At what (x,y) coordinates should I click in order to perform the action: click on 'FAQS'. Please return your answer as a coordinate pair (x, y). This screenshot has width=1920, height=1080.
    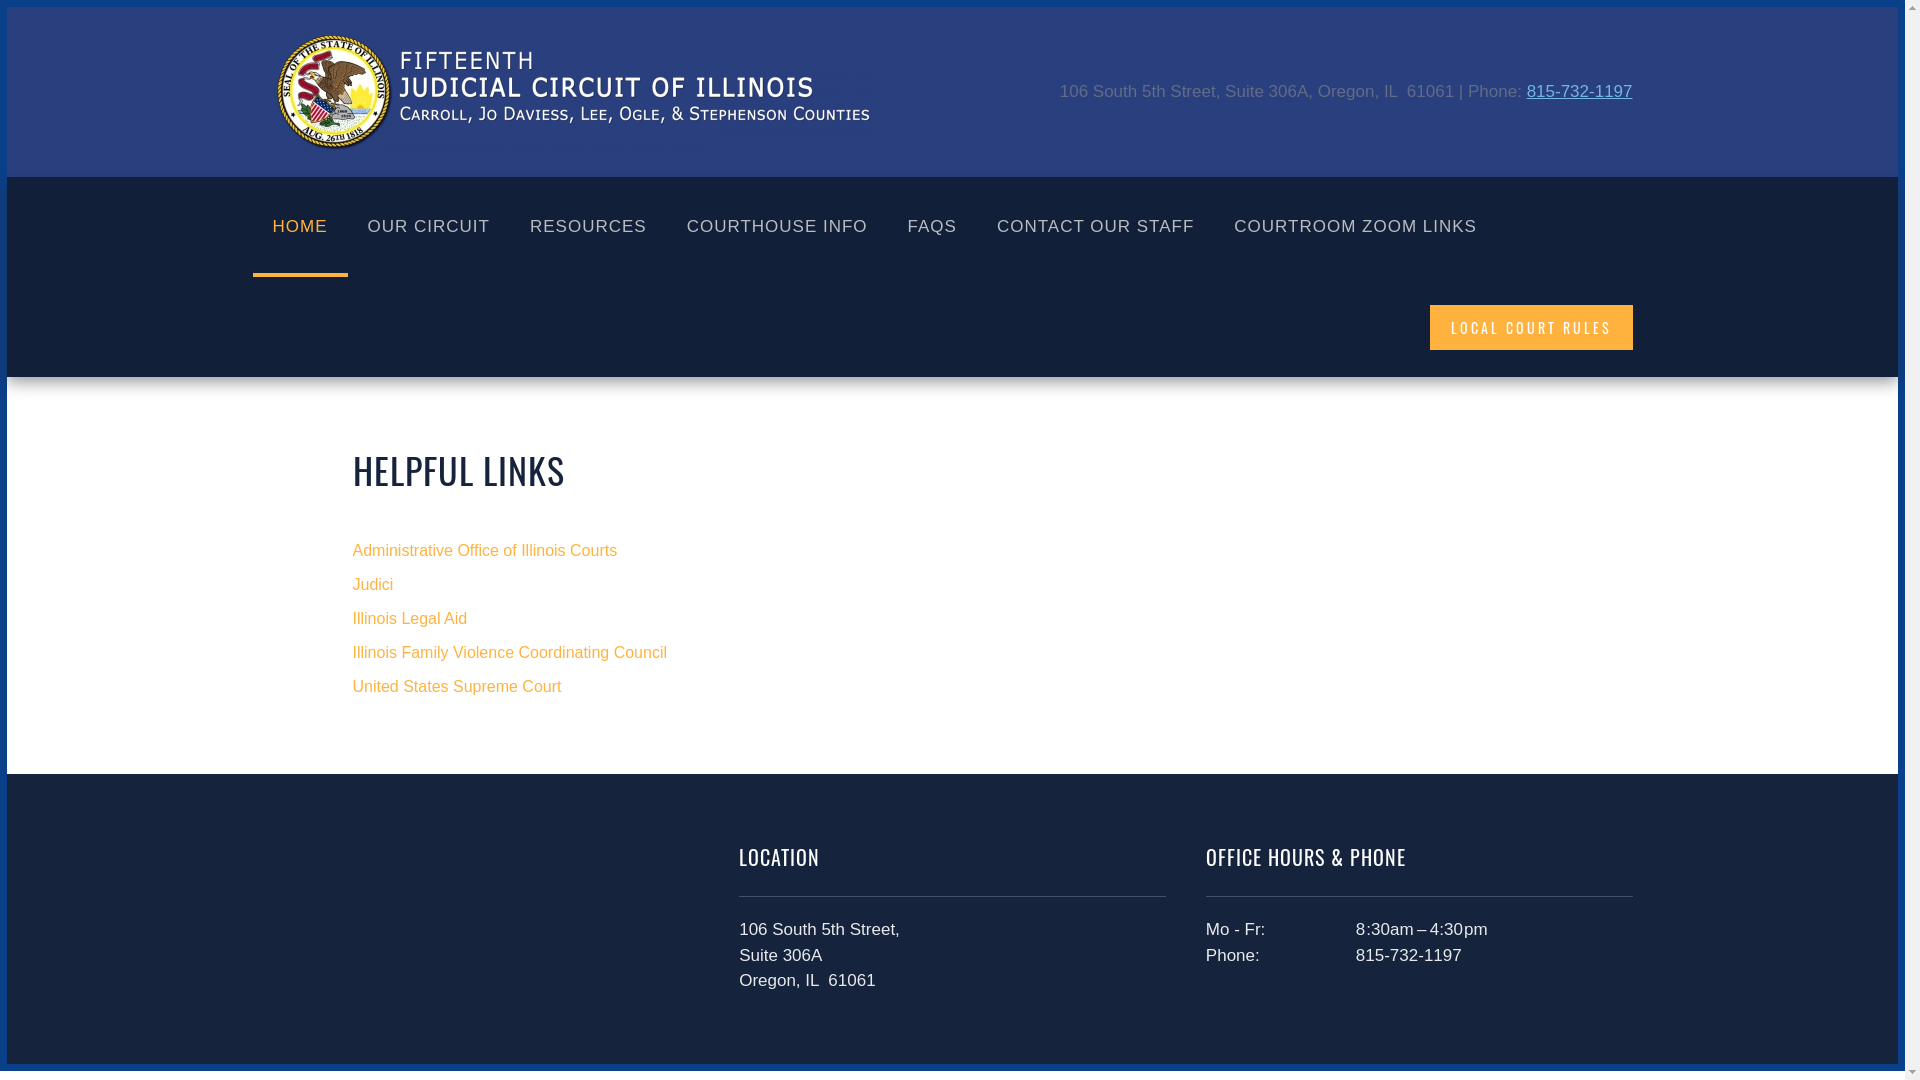
    Looking at the image, I should click on (931, 226).